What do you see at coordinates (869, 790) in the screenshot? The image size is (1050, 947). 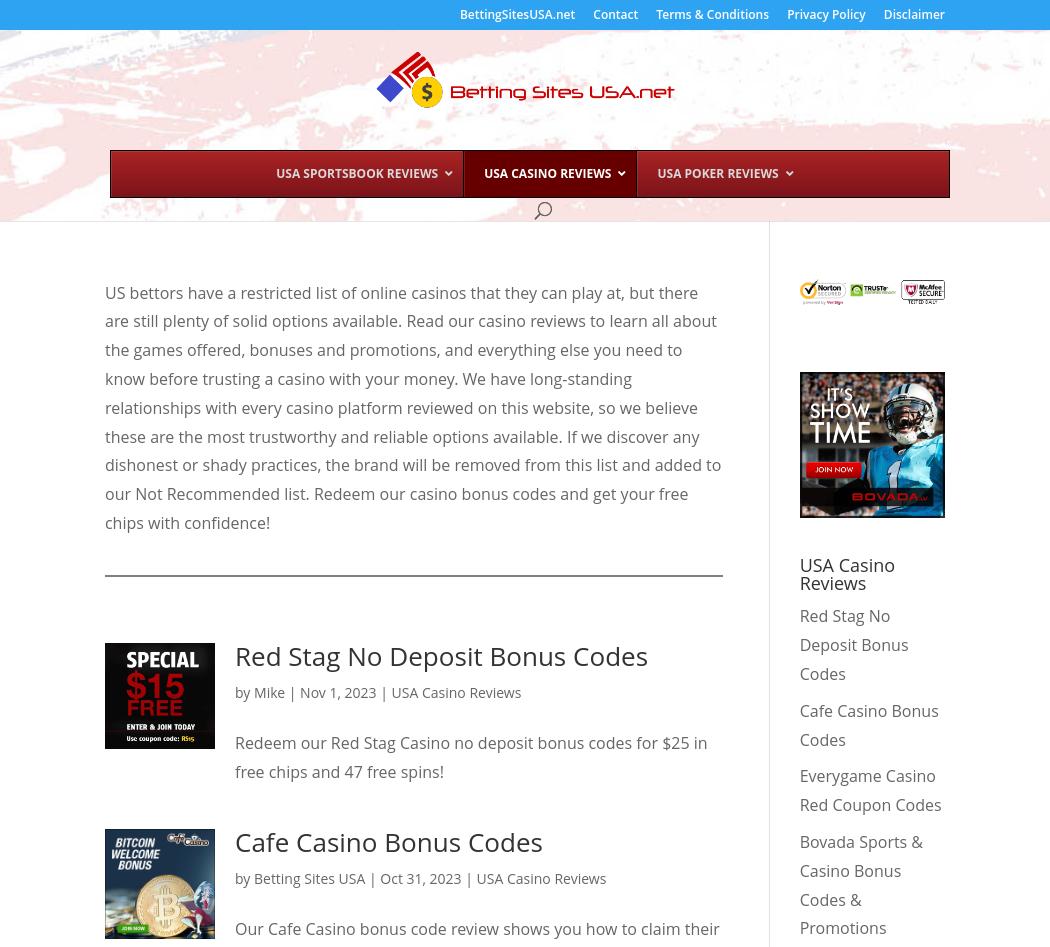 I see `'Everygame Casino Red Coupon Codes'` at bounding box center [869, 790].